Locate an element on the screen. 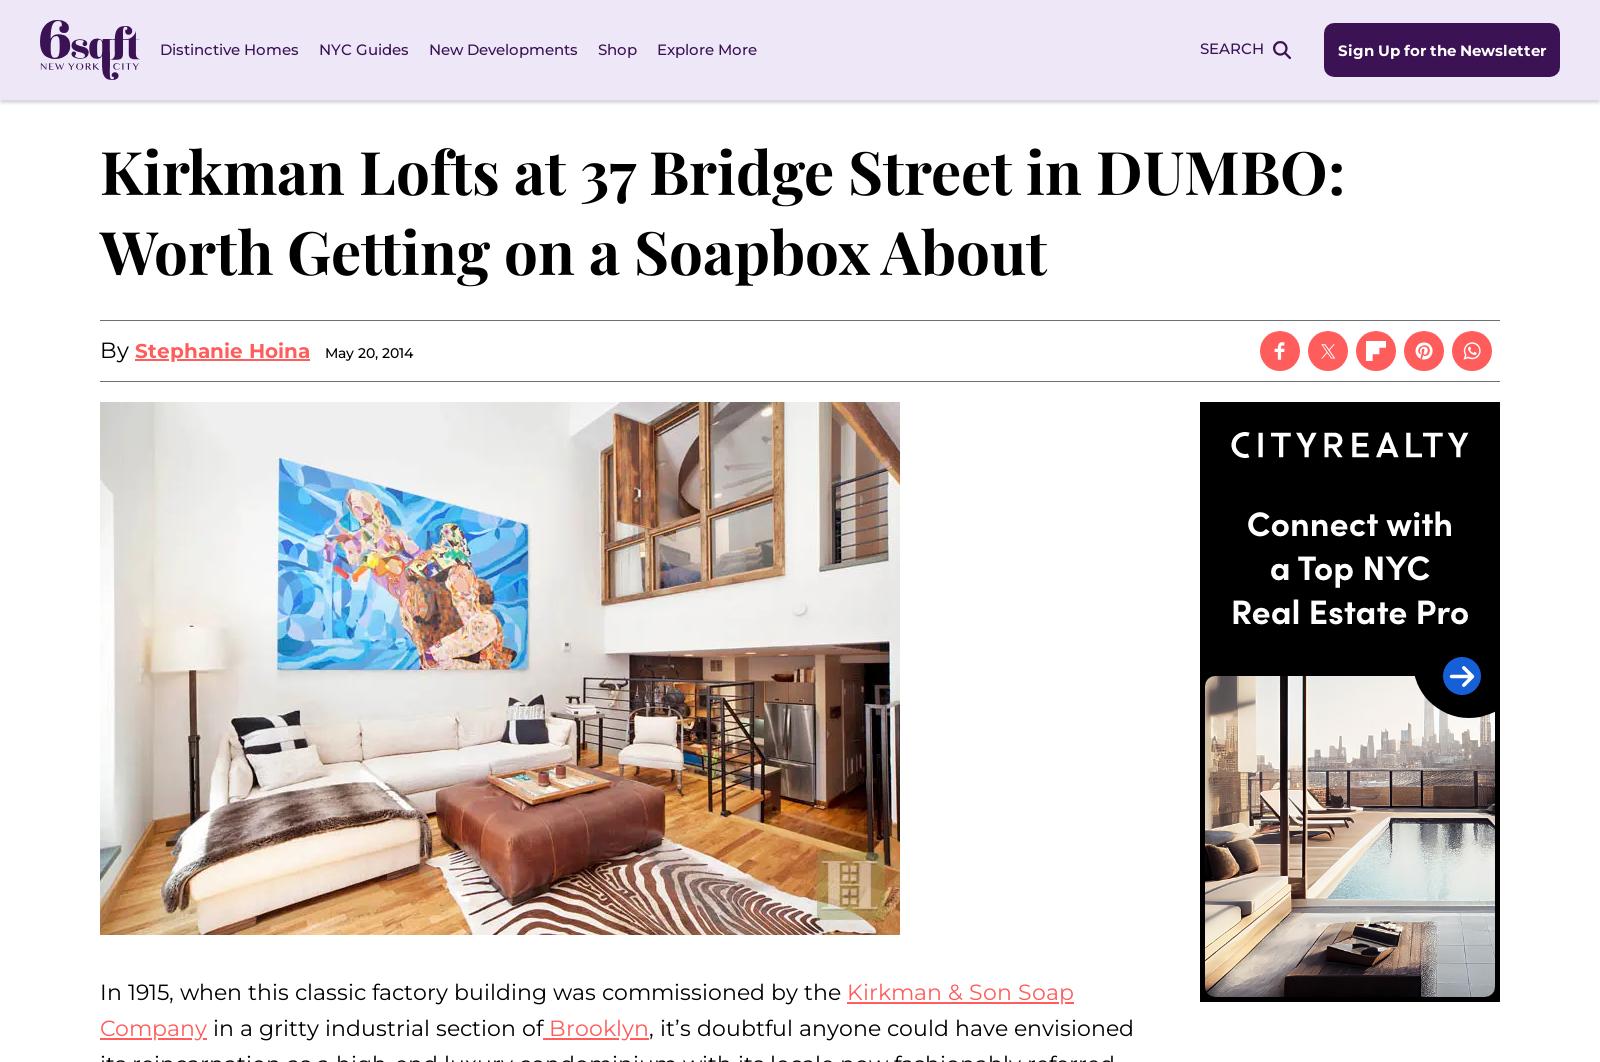  'May 20, 2014' is located at coordinates (368, 352).